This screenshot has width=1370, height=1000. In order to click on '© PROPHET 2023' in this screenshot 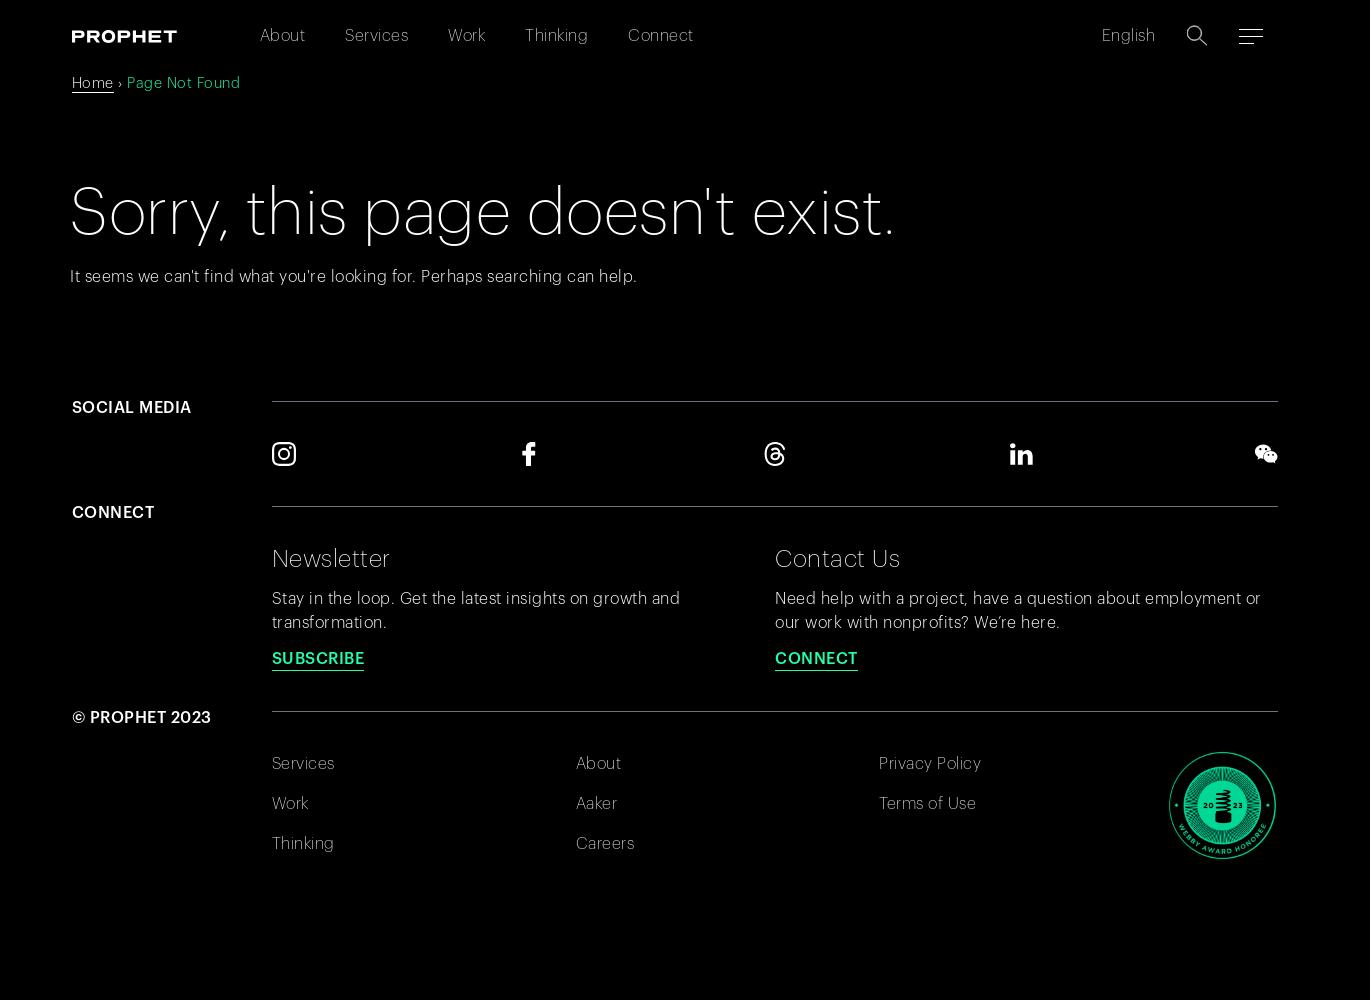, I will do `click(140, 716)`.